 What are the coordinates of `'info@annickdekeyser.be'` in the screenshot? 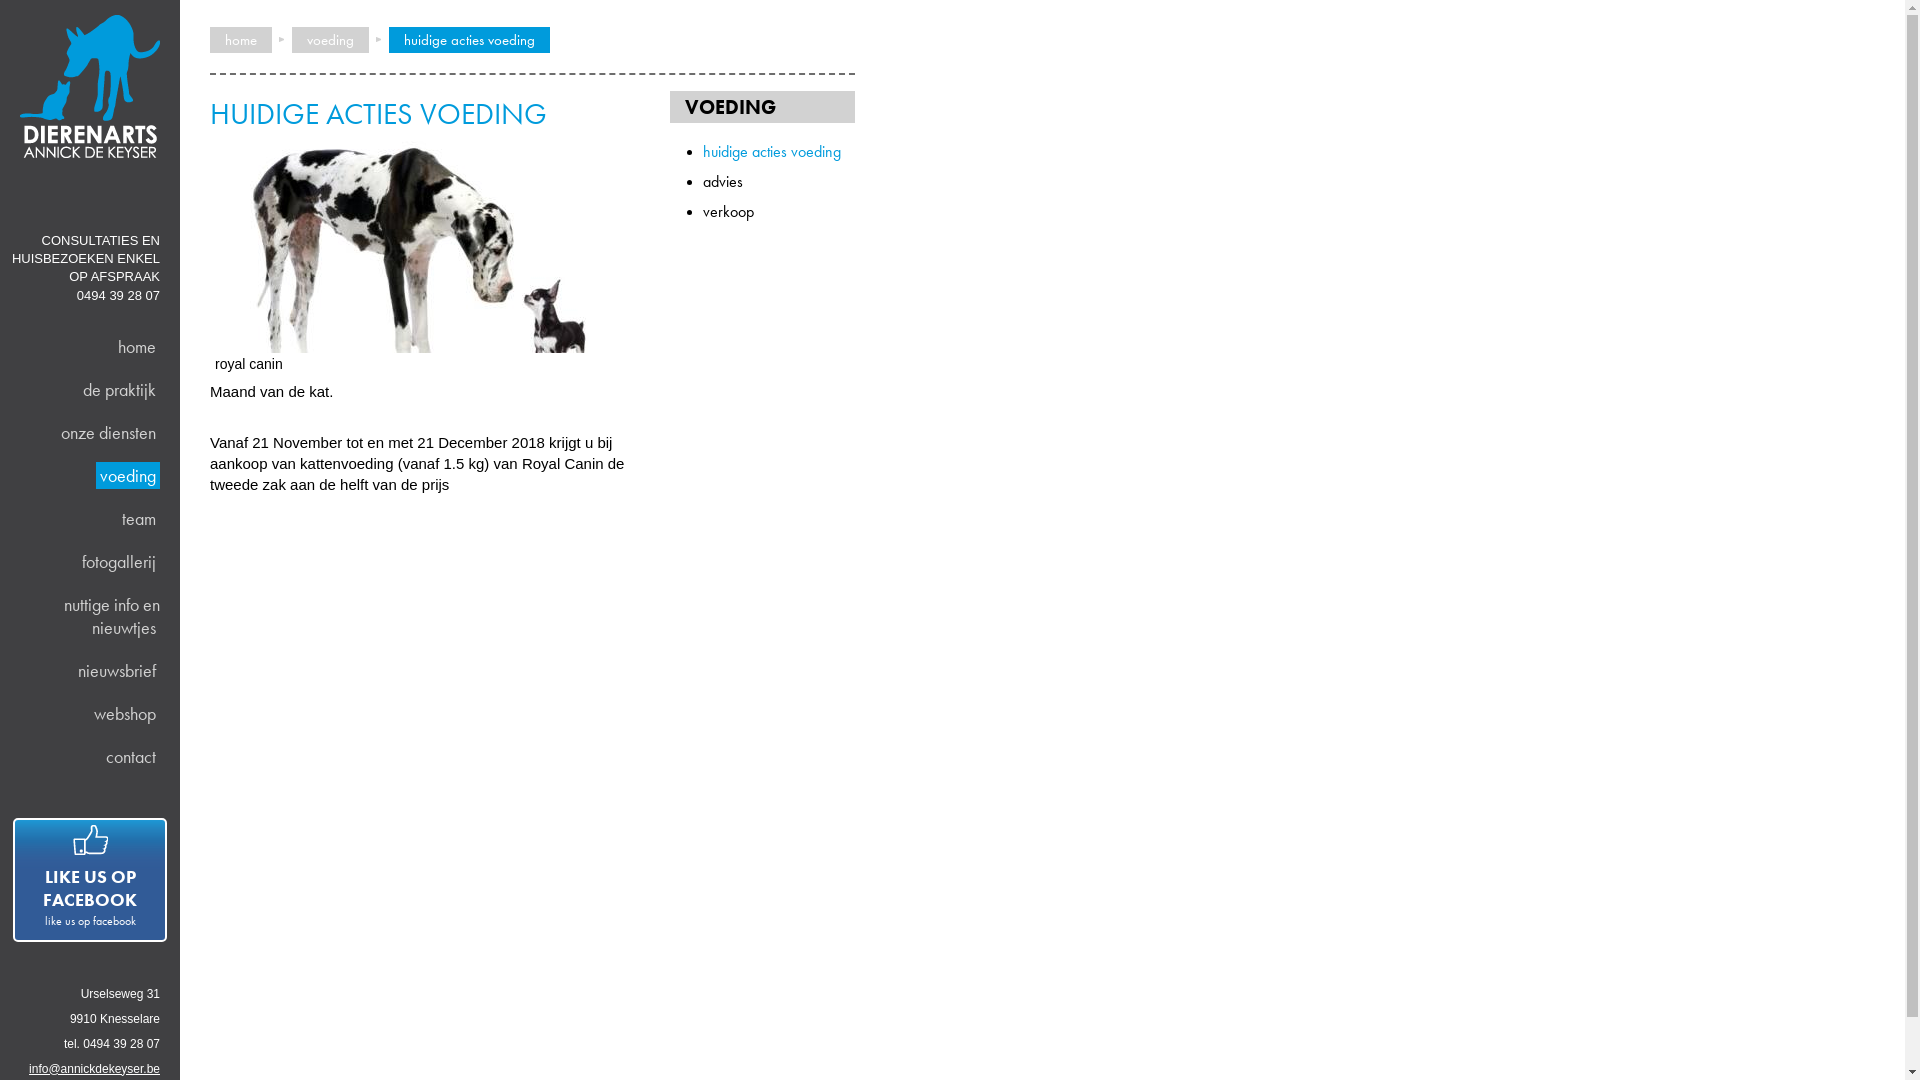 It's located at (93, 1067).